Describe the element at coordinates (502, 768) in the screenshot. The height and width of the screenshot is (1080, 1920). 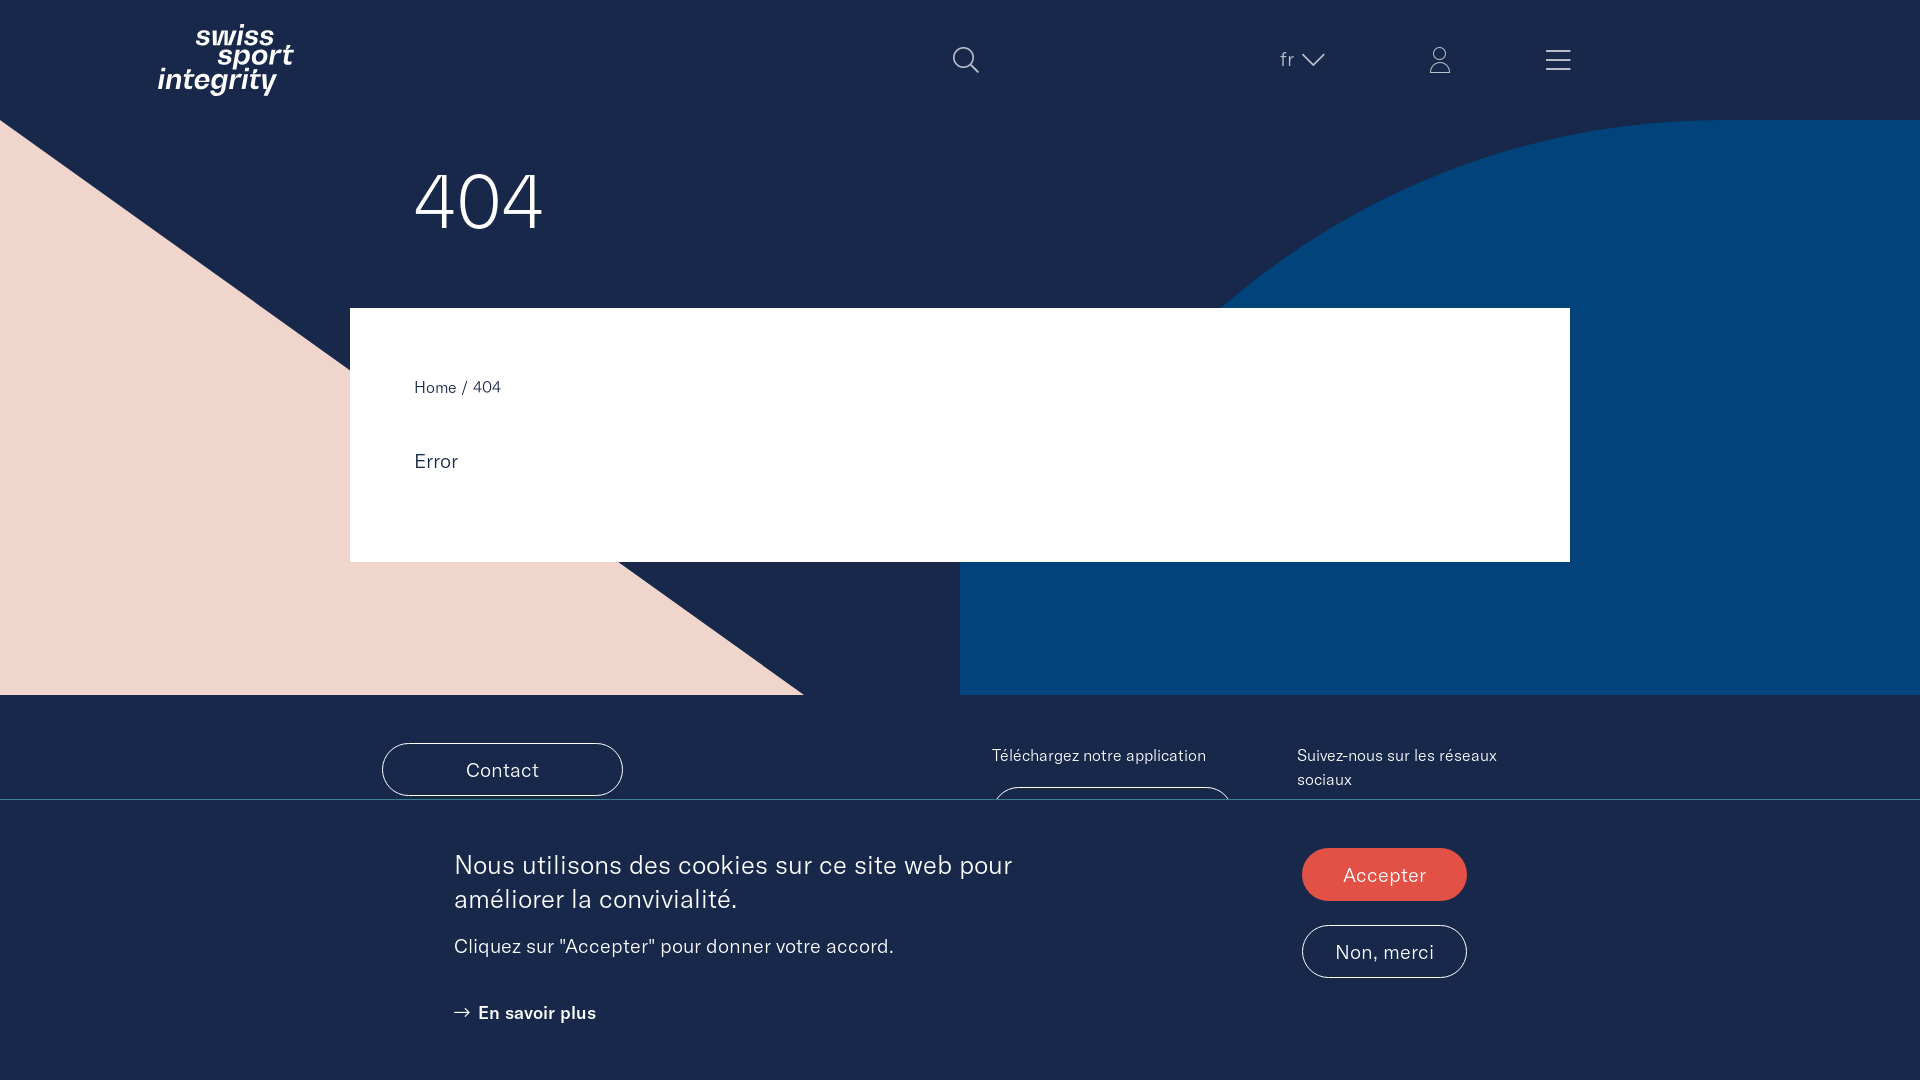
I see `'Contact'` at that location.